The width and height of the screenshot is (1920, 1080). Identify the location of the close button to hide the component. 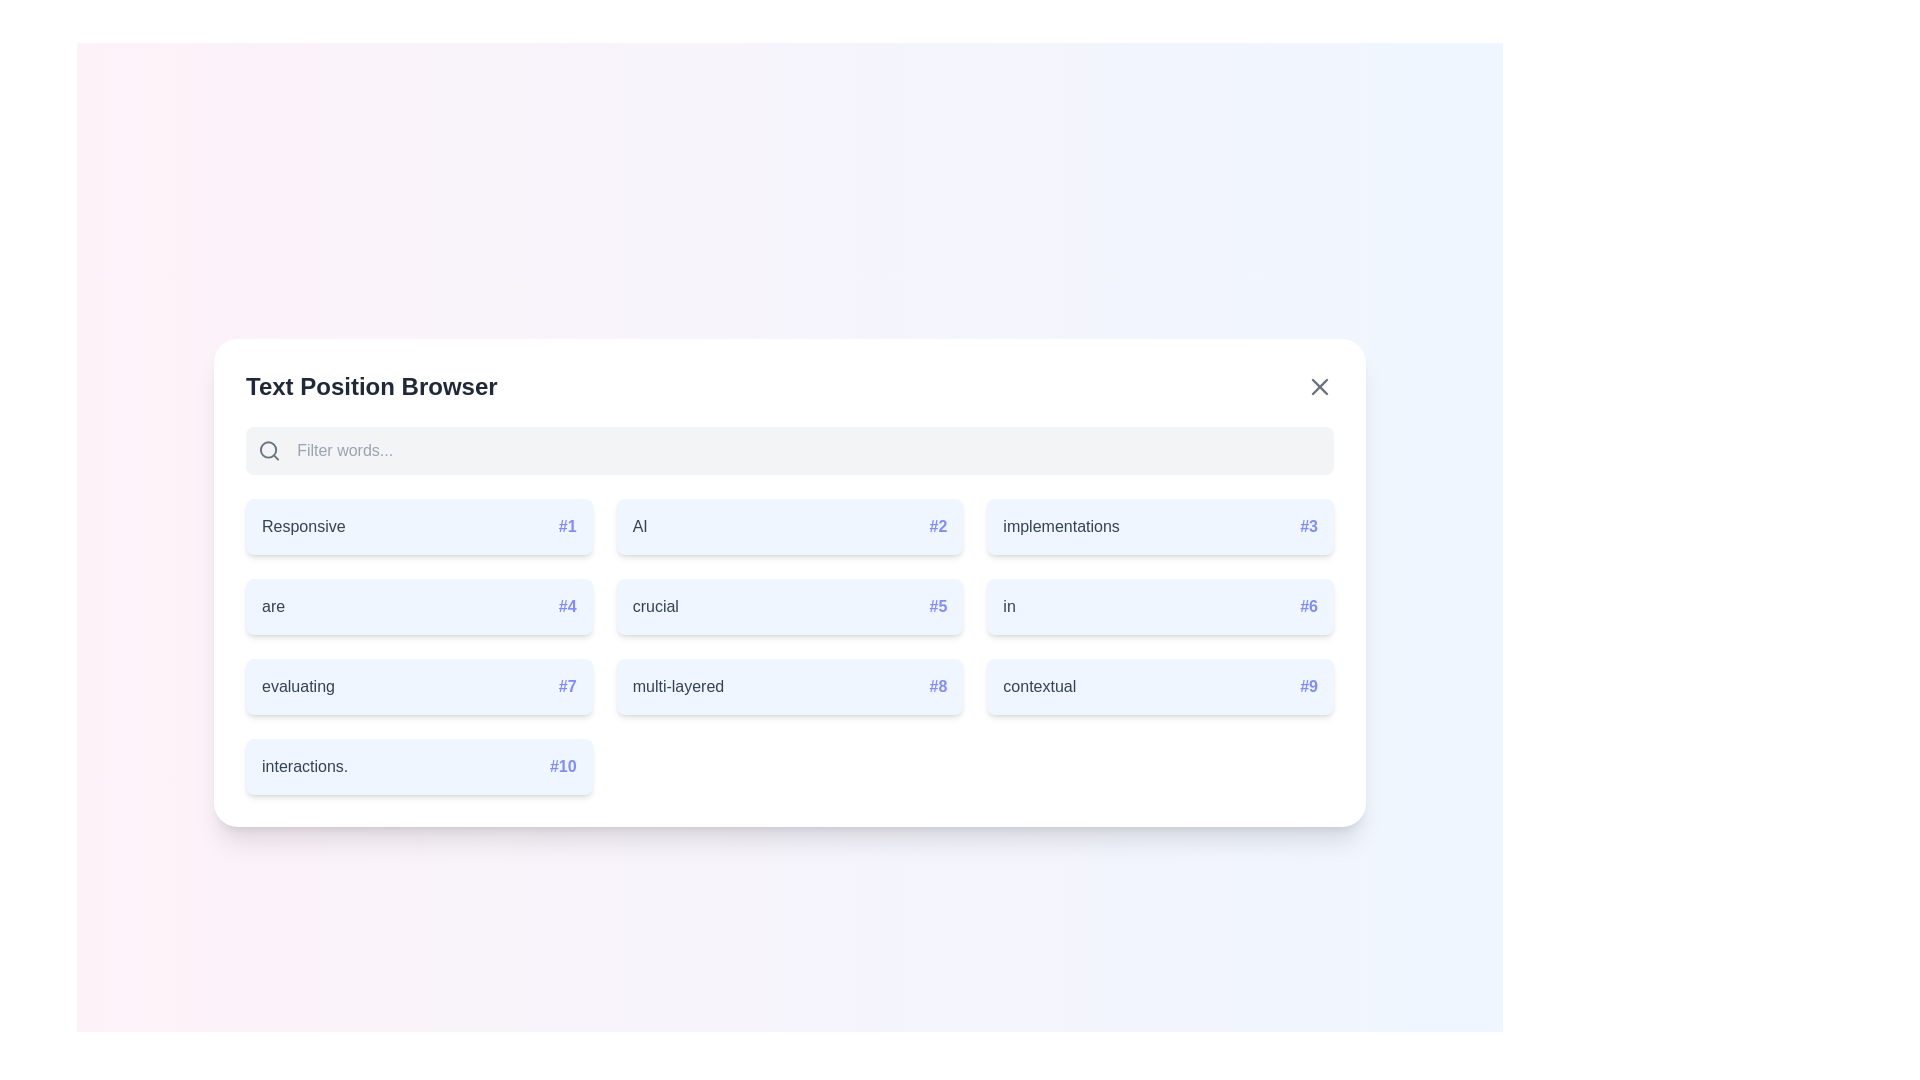
(1320, 386).